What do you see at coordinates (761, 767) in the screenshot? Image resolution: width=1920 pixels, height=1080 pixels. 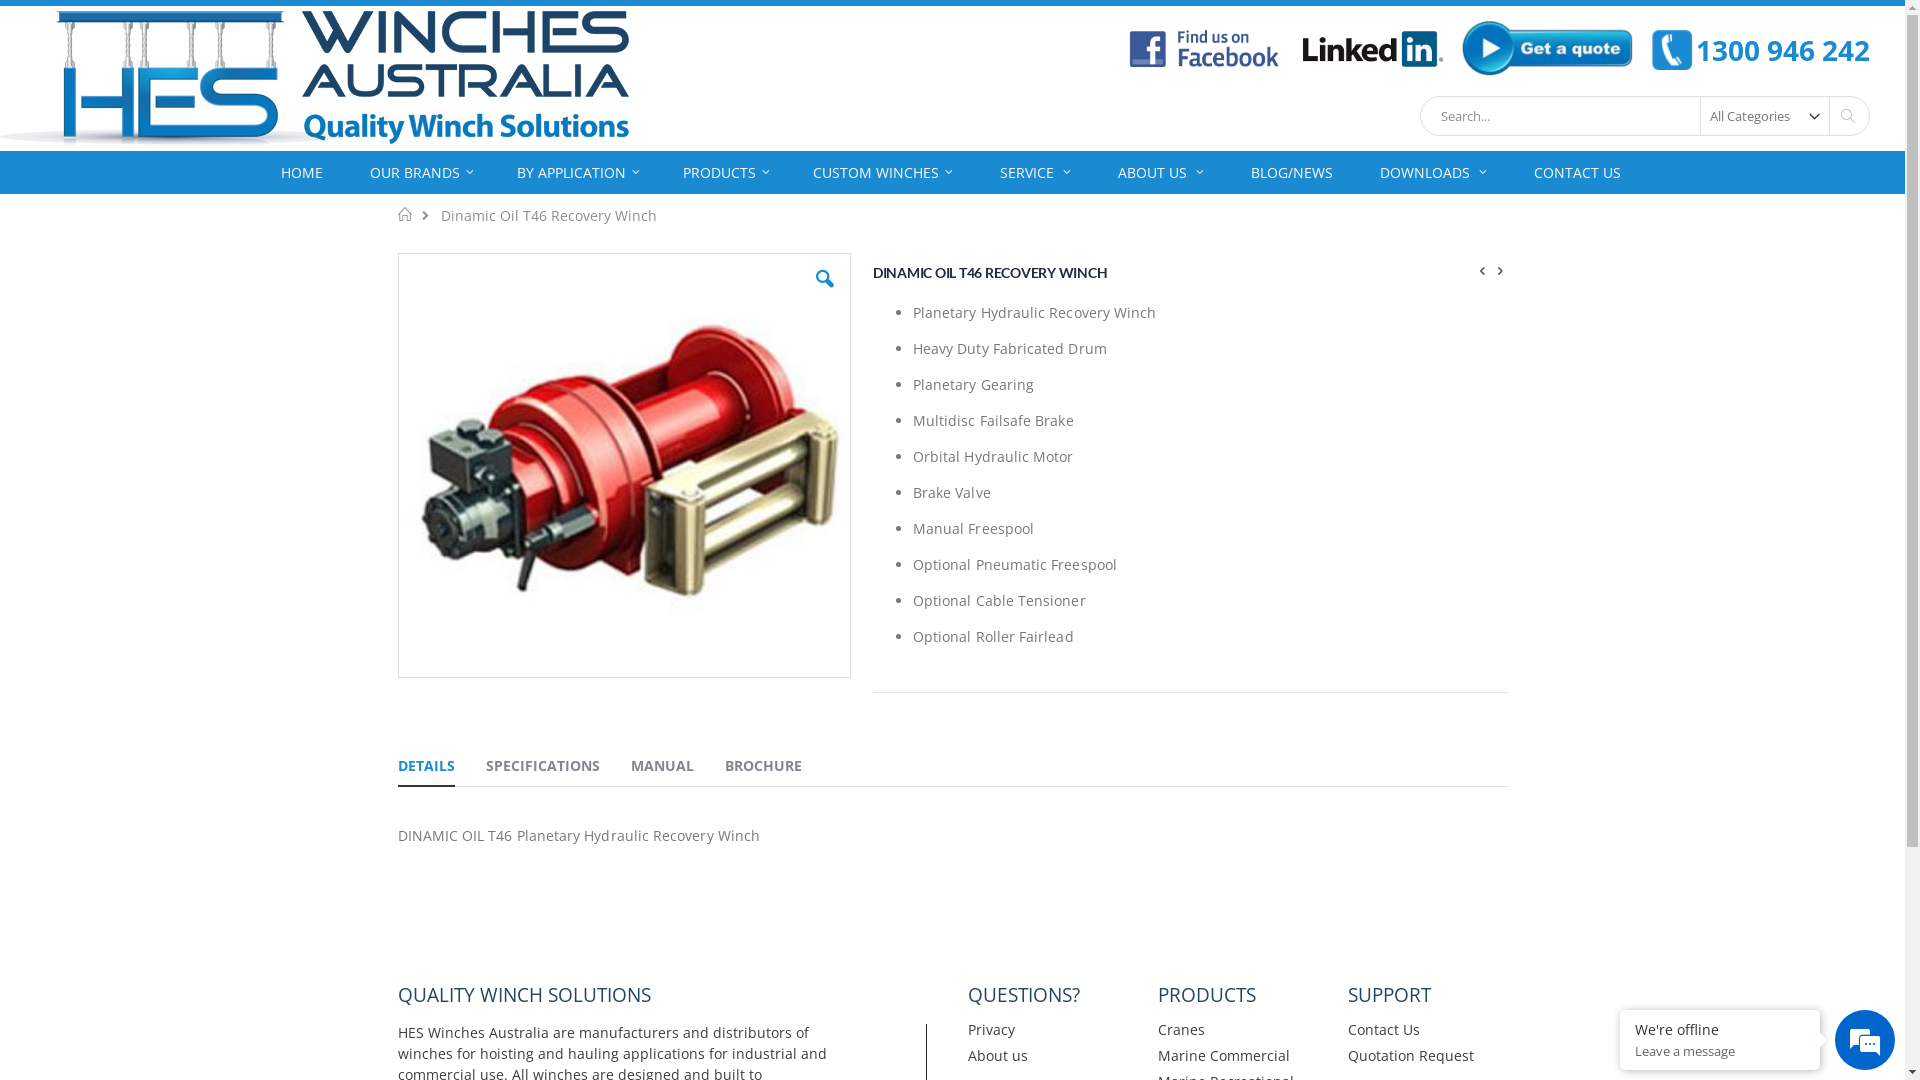 I see `'BROCHURE'` at bounding box center [761, 767].